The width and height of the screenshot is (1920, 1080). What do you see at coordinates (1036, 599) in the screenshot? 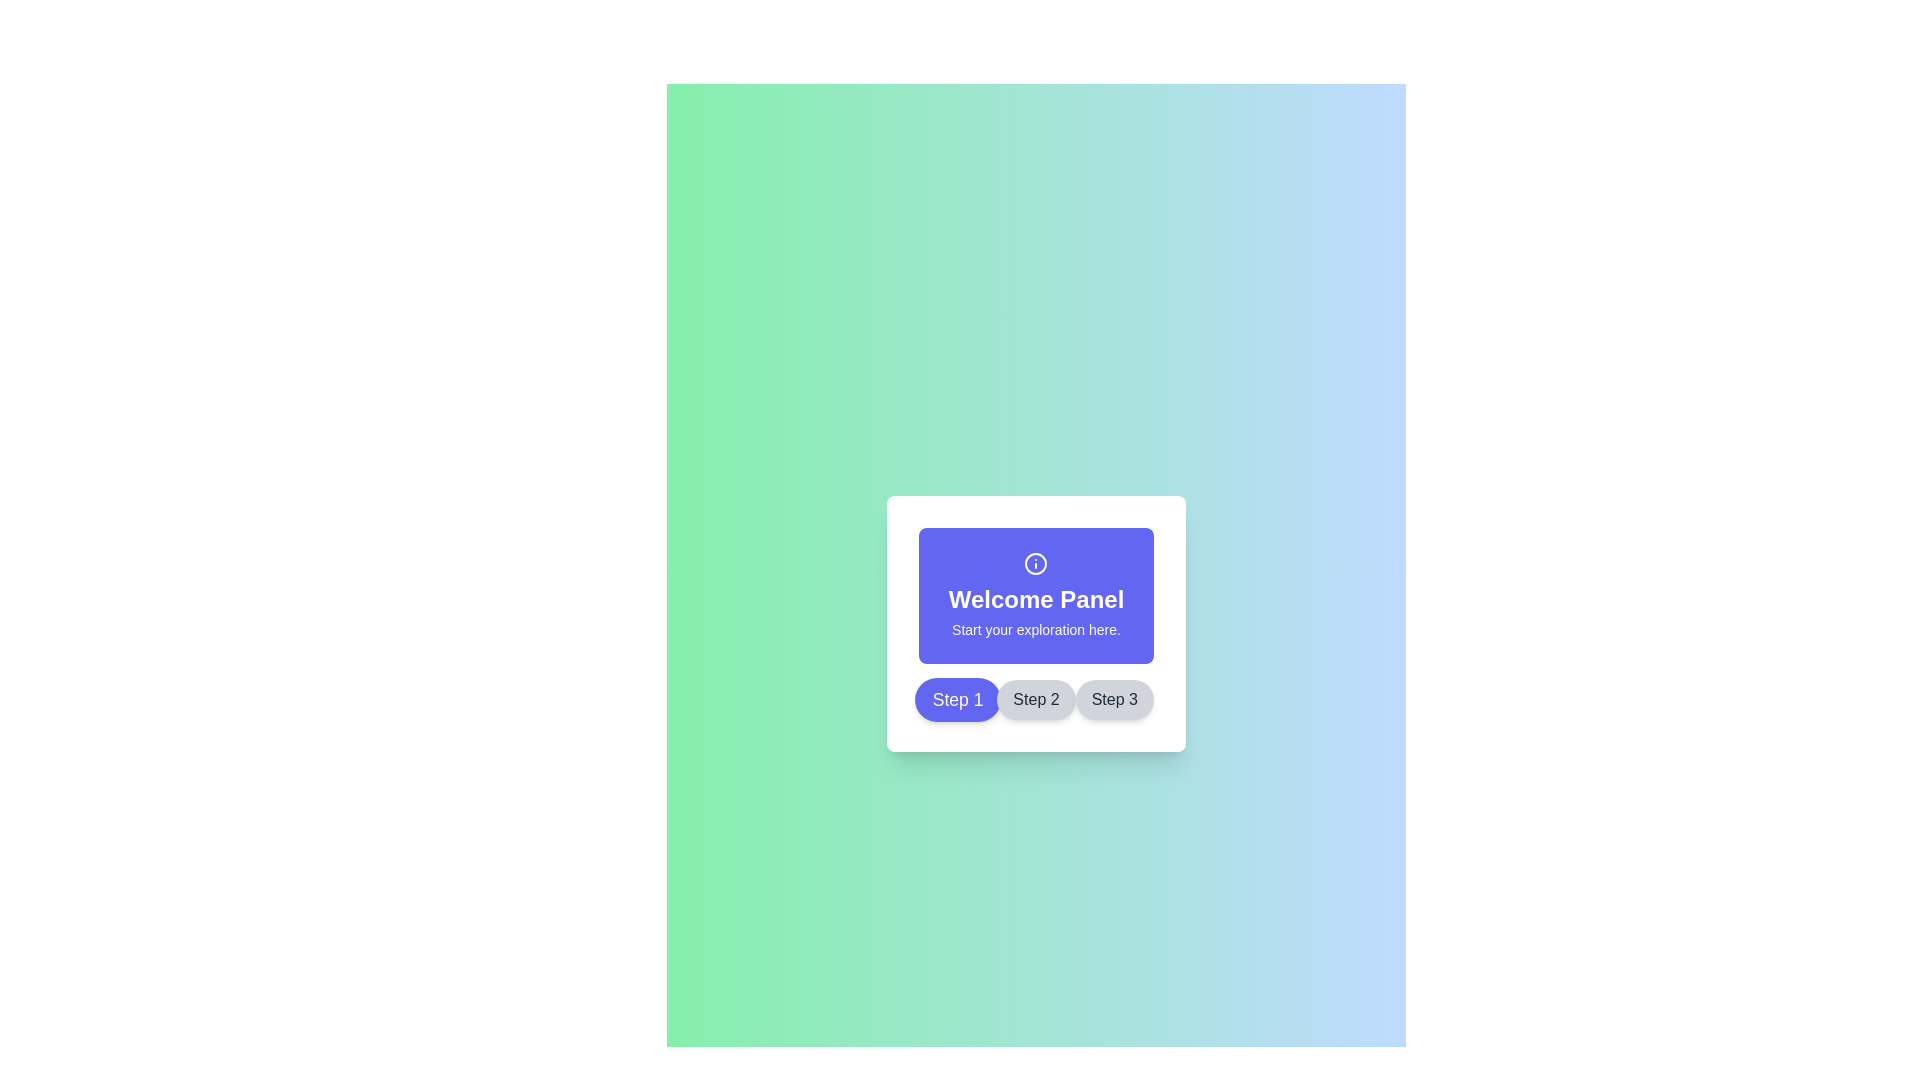
I see `the text label that serves as a title for the panel, positioned above the smaller text element that reads 'Start your exploration here.'` at bounding box center [1036, 599].